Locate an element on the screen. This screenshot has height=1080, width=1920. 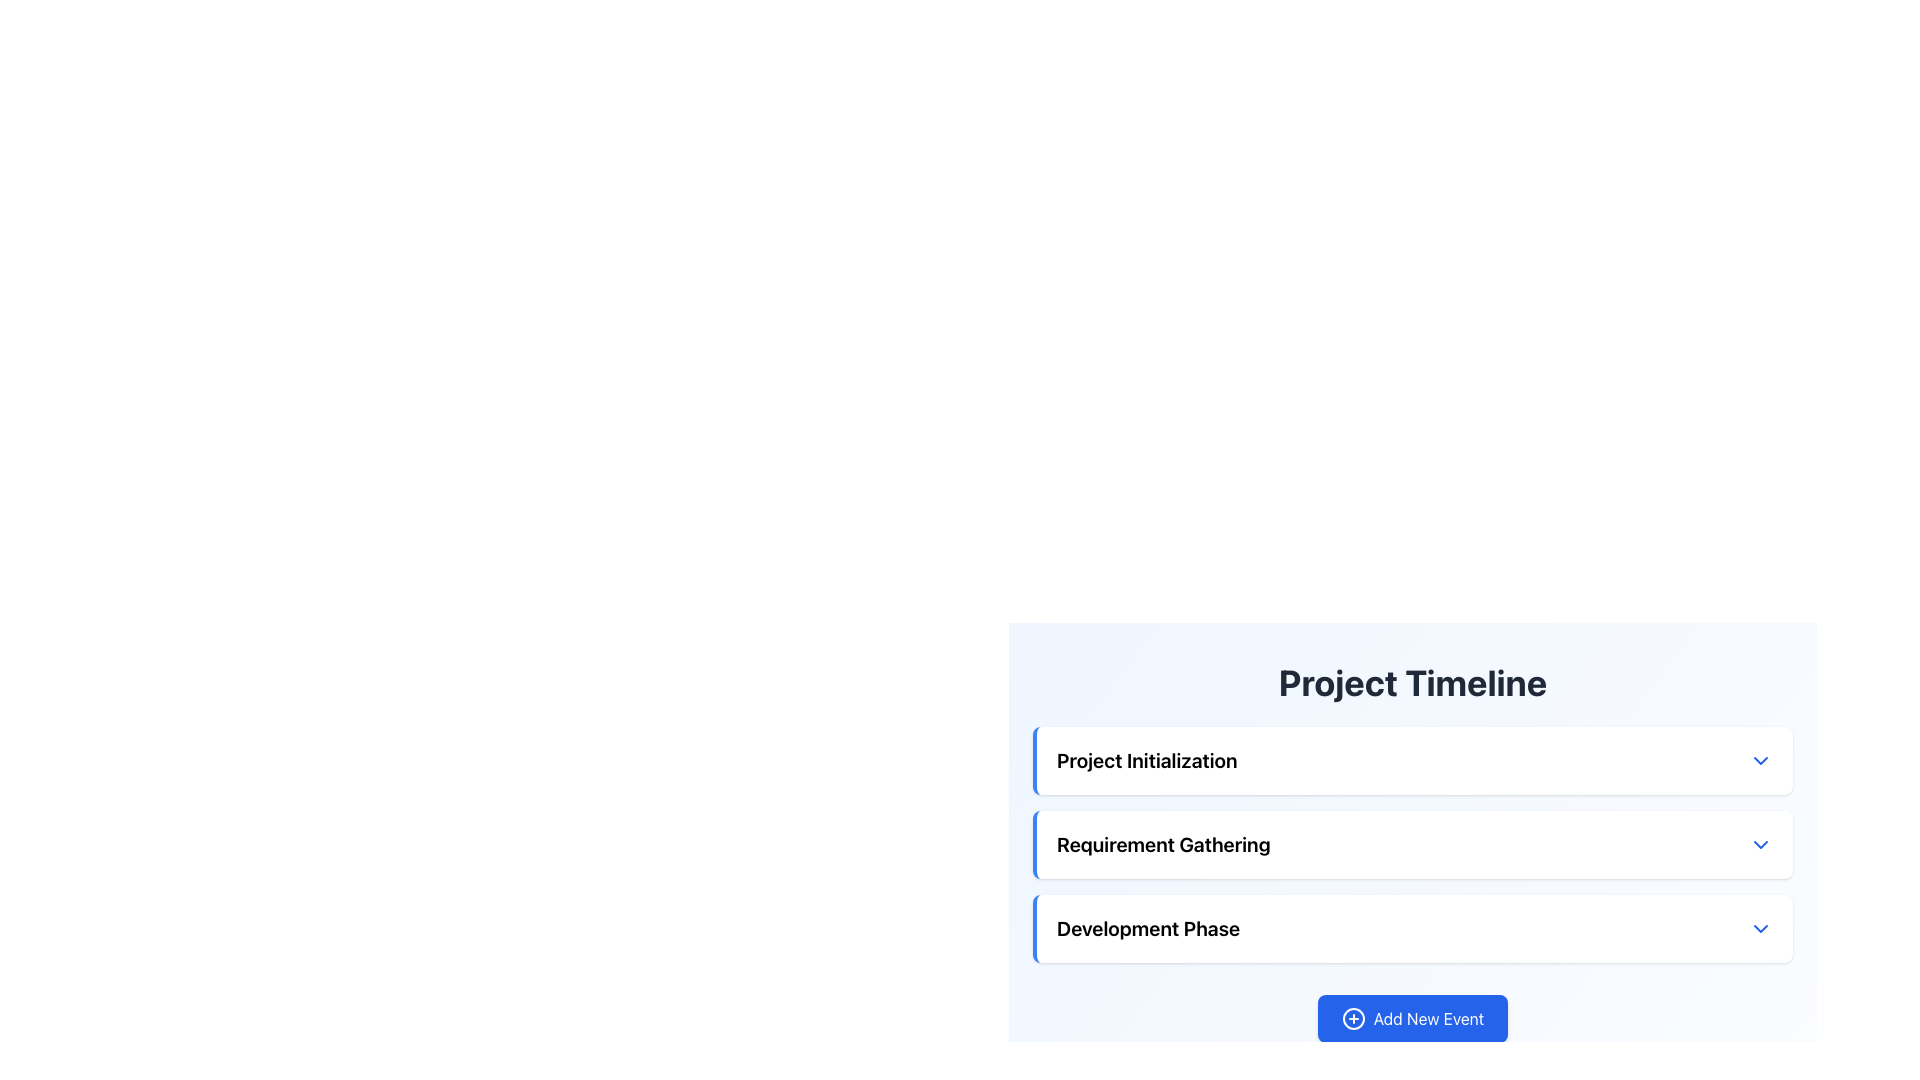
the header element displaying 'Project Timeline', which is a large, bold, centered heading in dark gray color is located at coordinates (1411, 681).